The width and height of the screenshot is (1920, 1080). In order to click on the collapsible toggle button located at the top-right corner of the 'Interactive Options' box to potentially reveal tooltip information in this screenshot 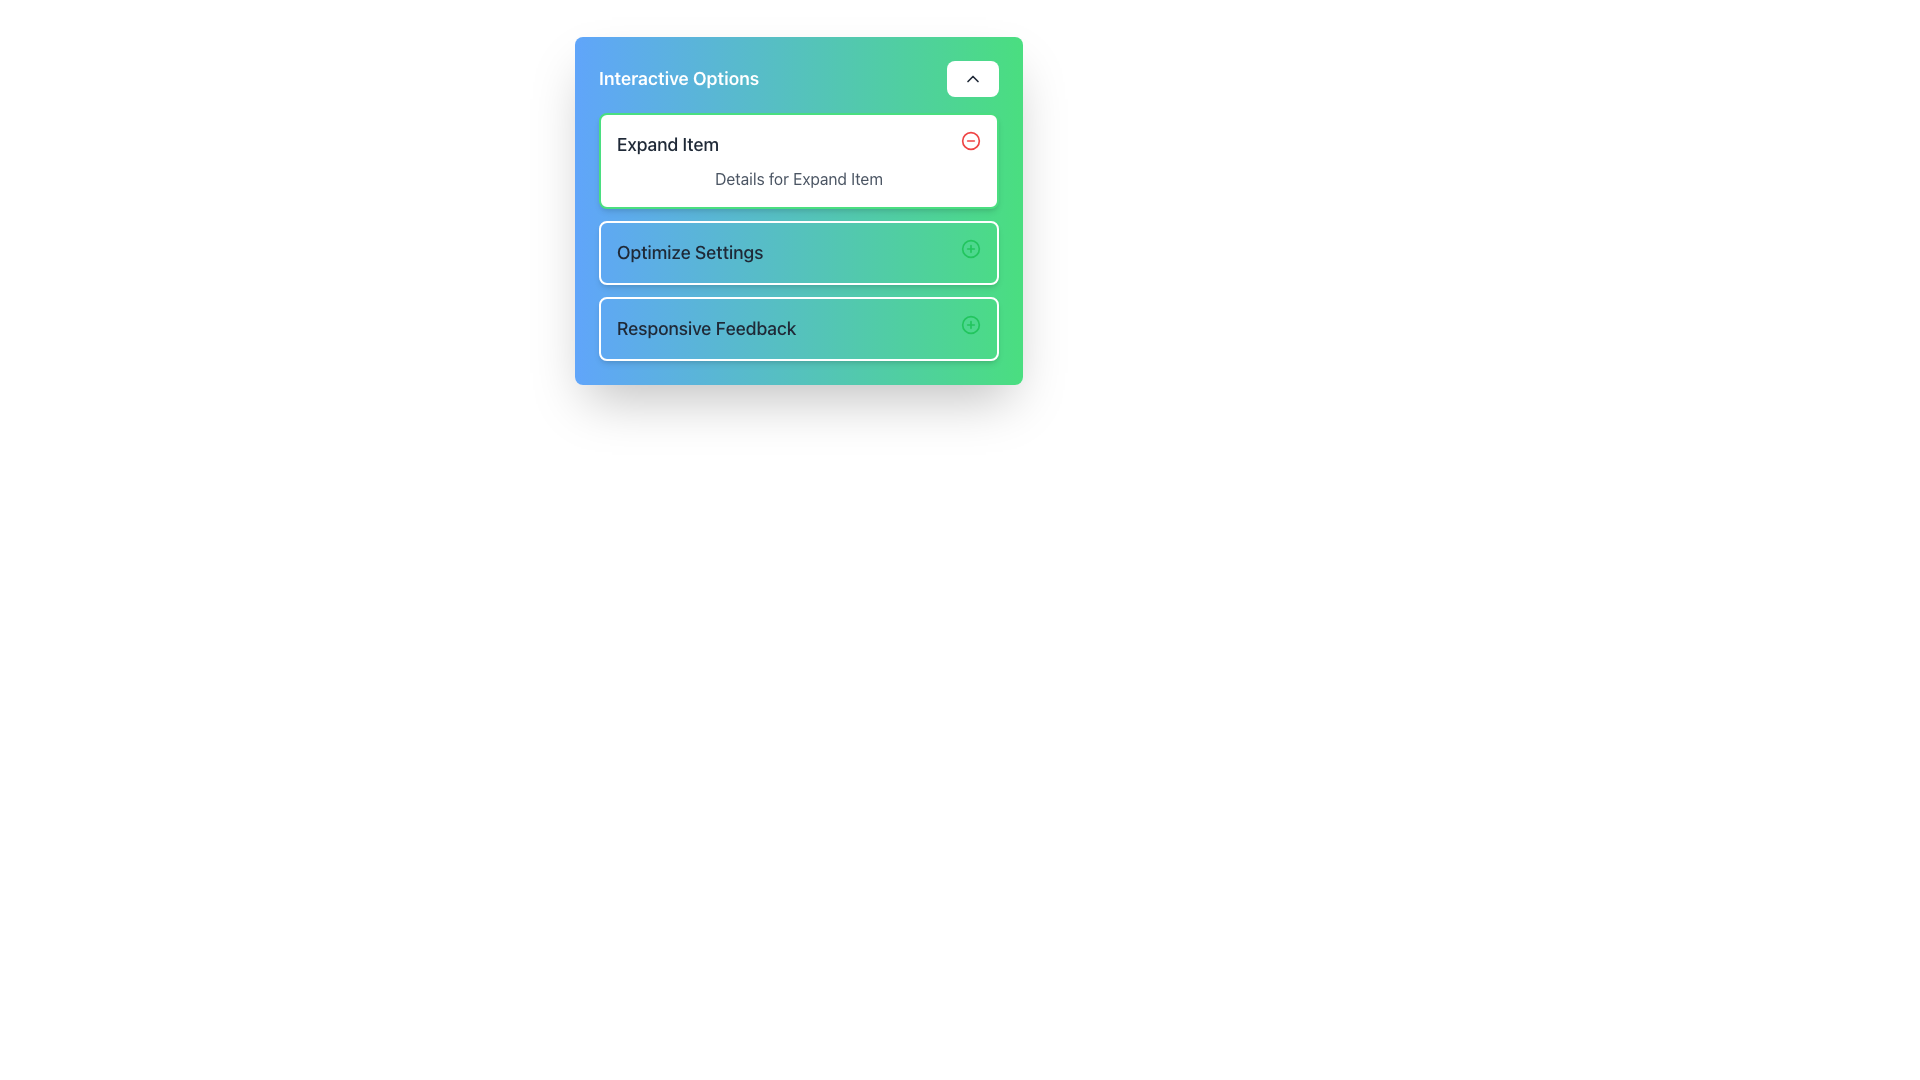, I will do `click(973, 77)`.